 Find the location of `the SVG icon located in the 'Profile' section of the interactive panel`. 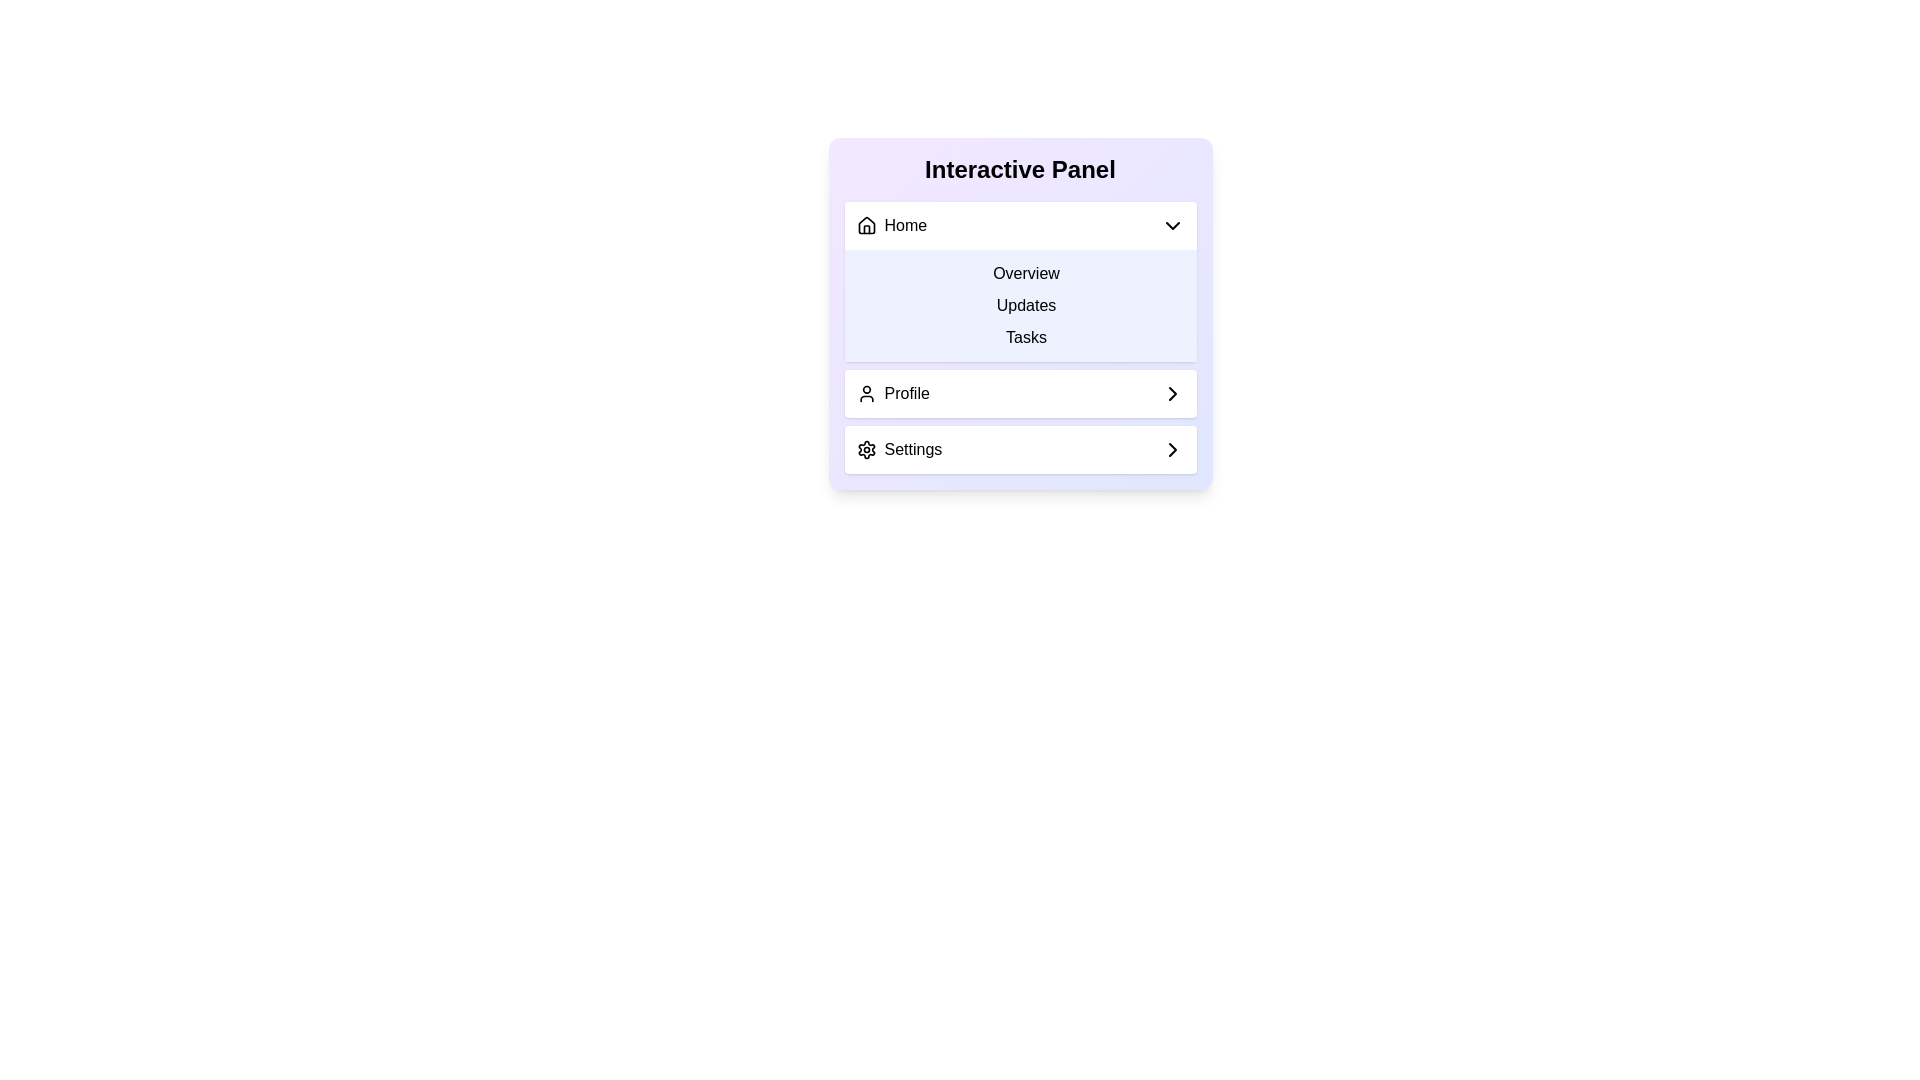

the SVG icon located in the 'Profile' section of the interactive panel is located at coordinates (1172, 393).